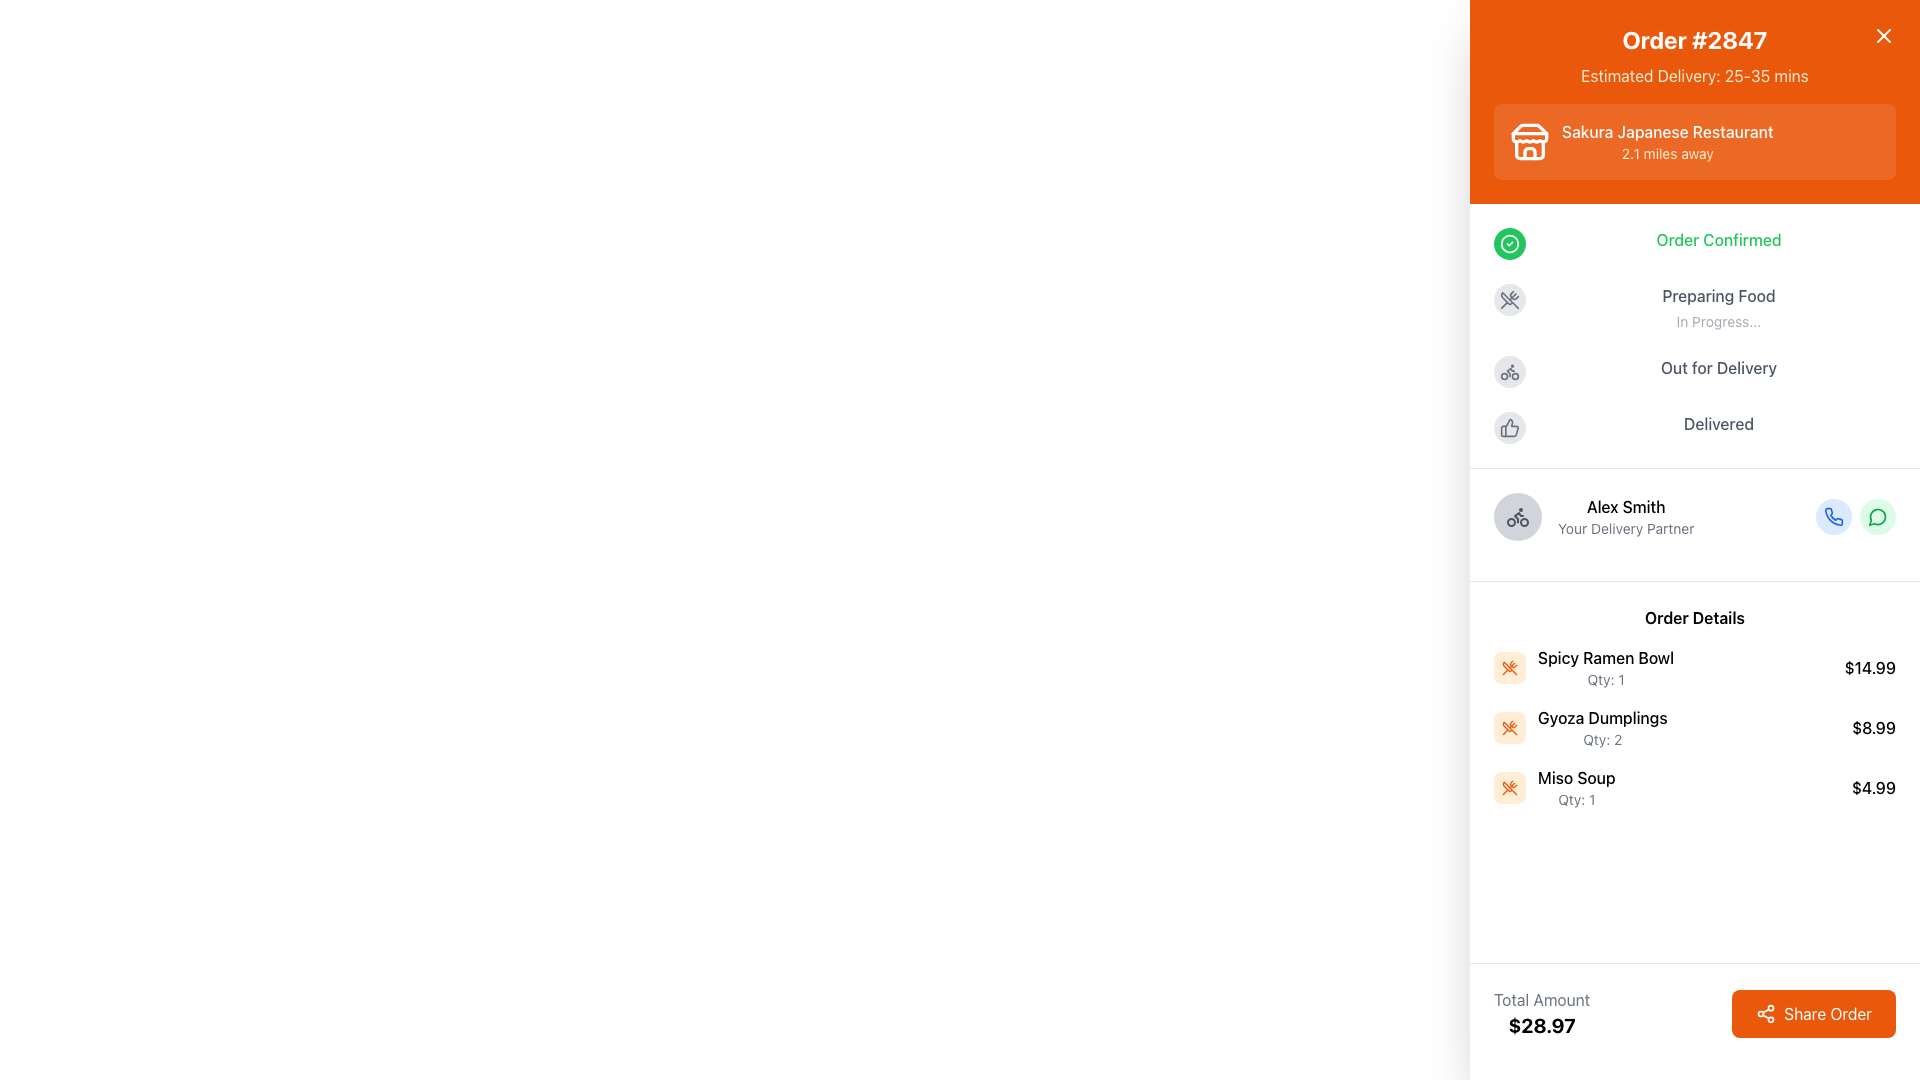 The image size is (1920, 1080). I want to click on the restaurant name and distance text label located in the detailed order summary section, positioned in the orange background header area near the top right corner, so click(1667, 141).